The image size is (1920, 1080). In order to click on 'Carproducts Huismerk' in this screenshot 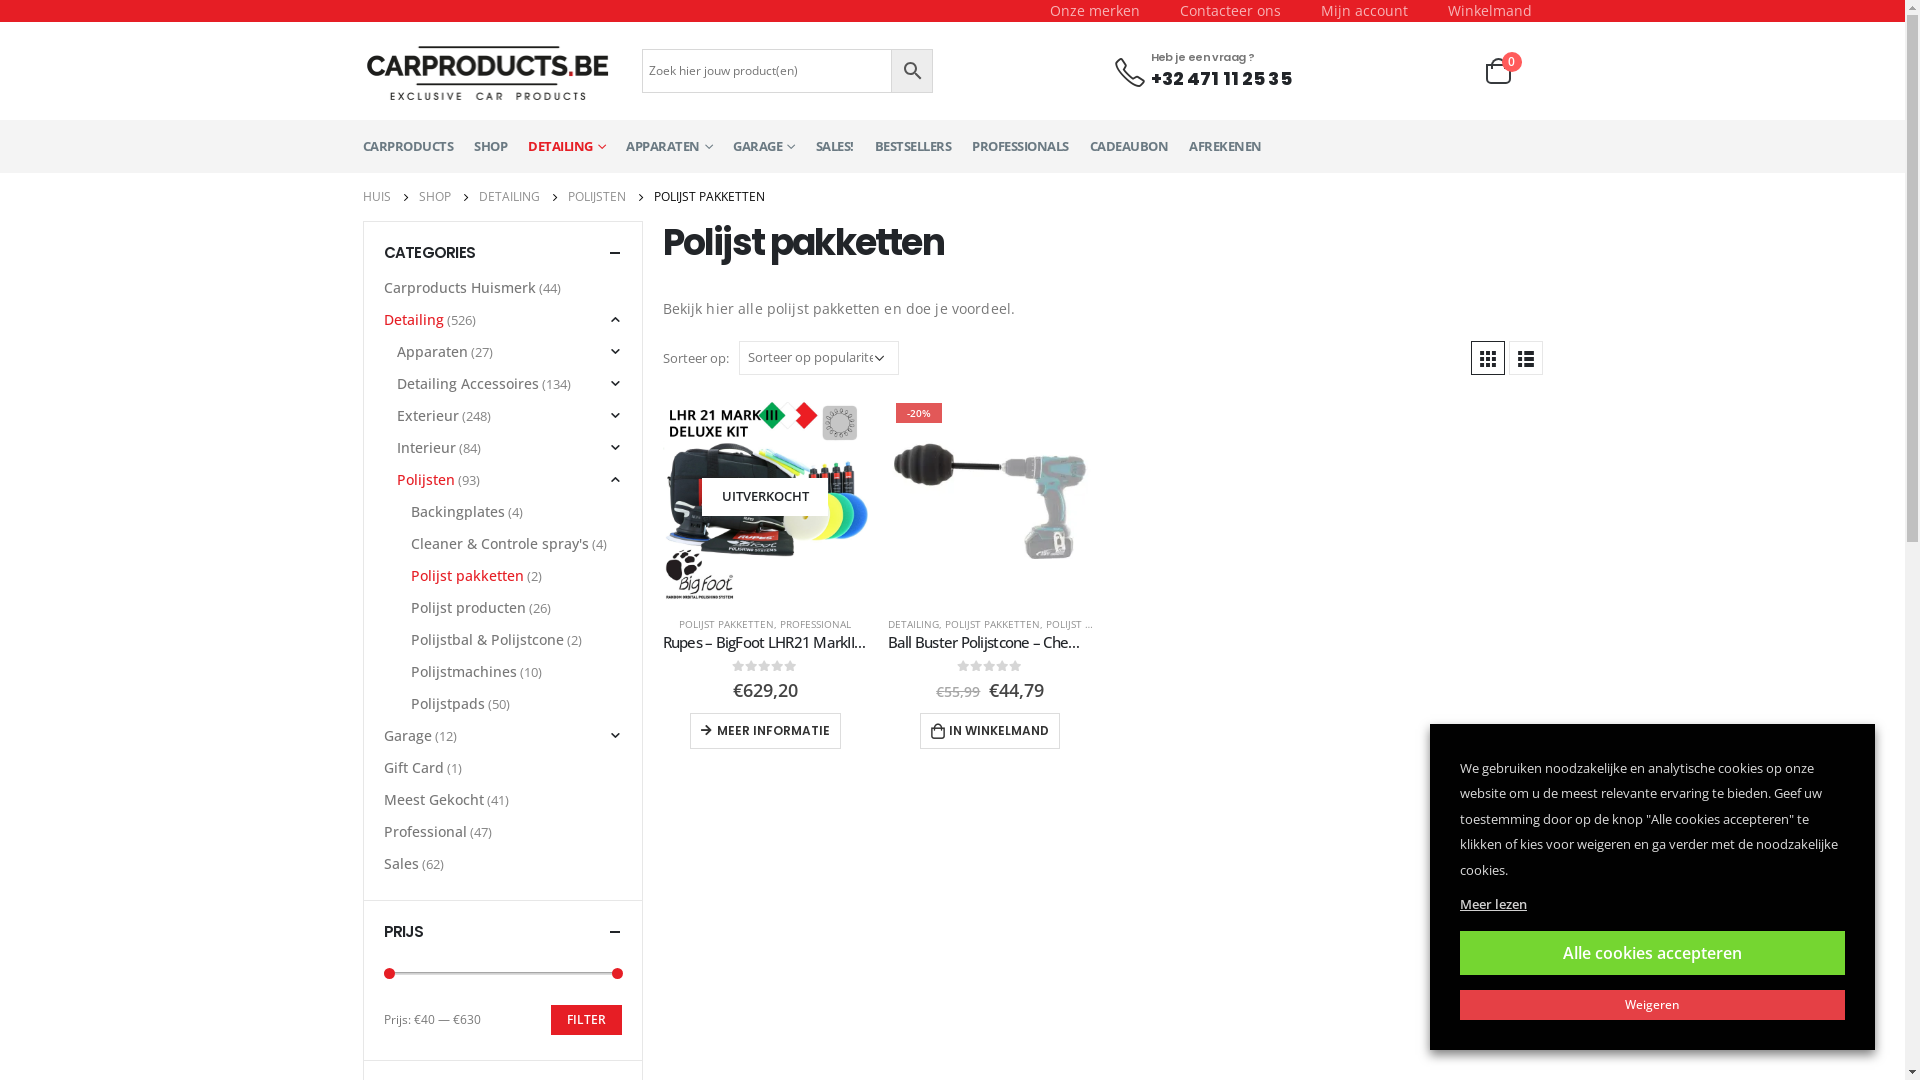, I will do `click(459, 288)`.